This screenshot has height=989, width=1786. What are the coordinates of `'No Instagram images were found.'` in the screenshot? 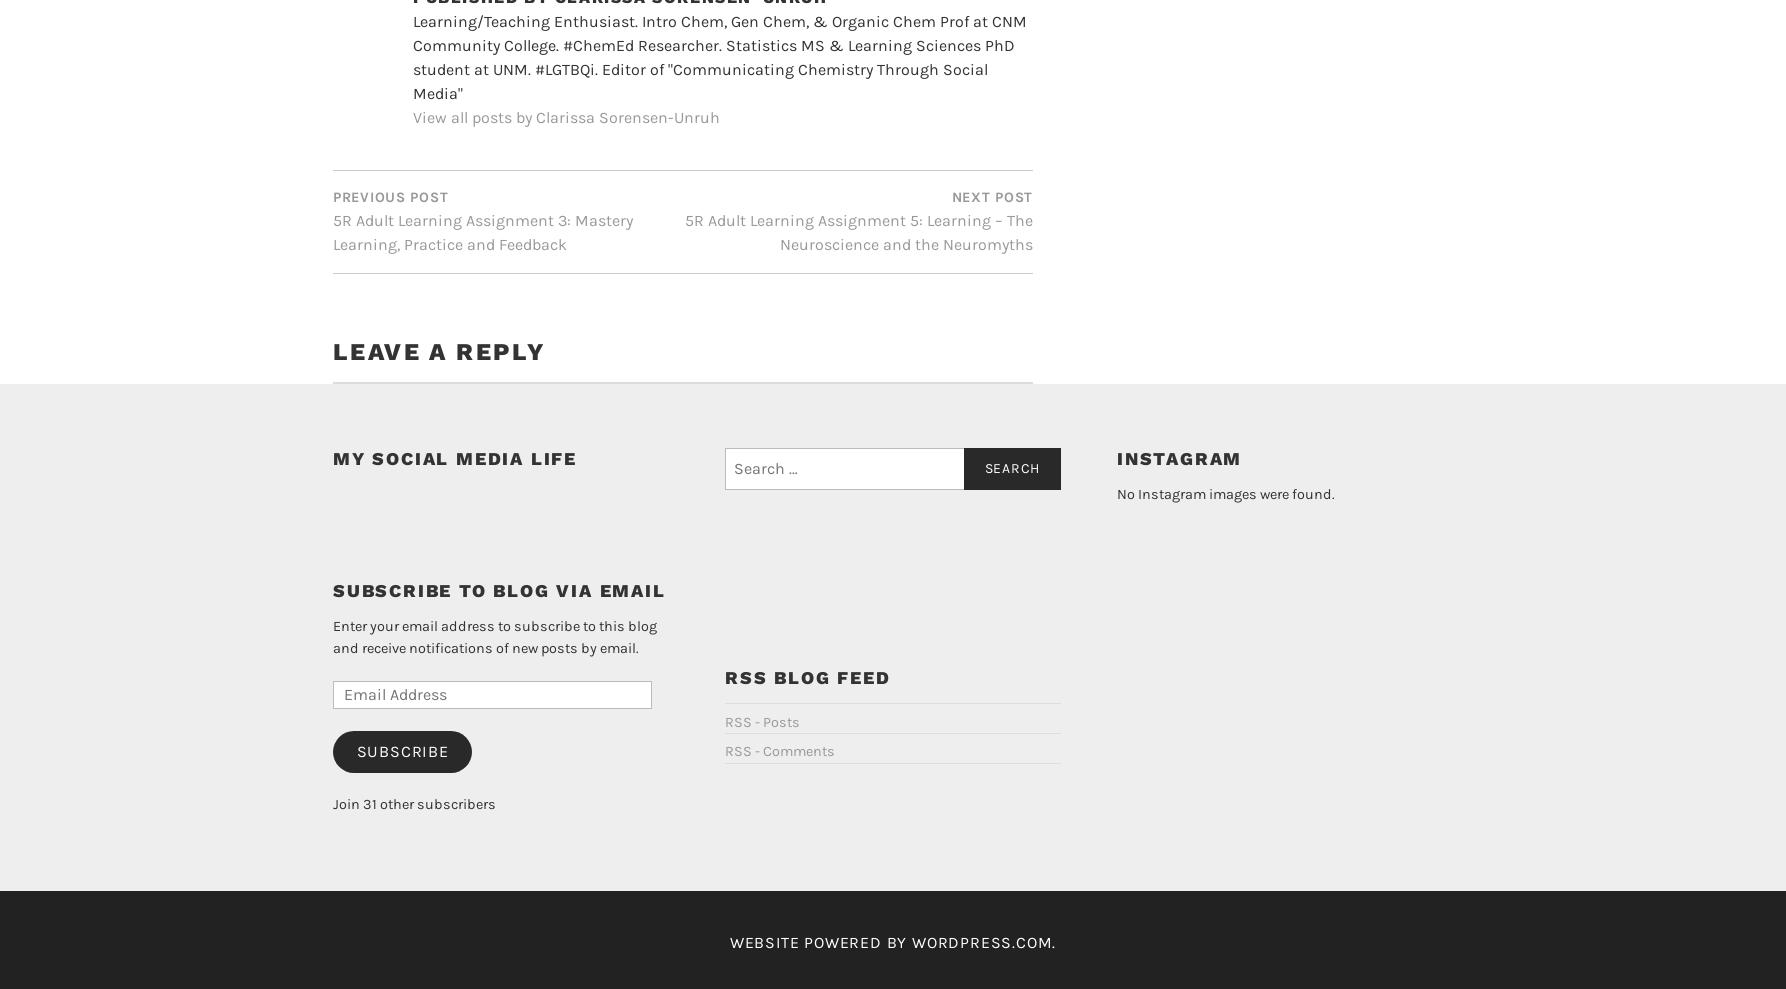 It's located at (1115, 624).